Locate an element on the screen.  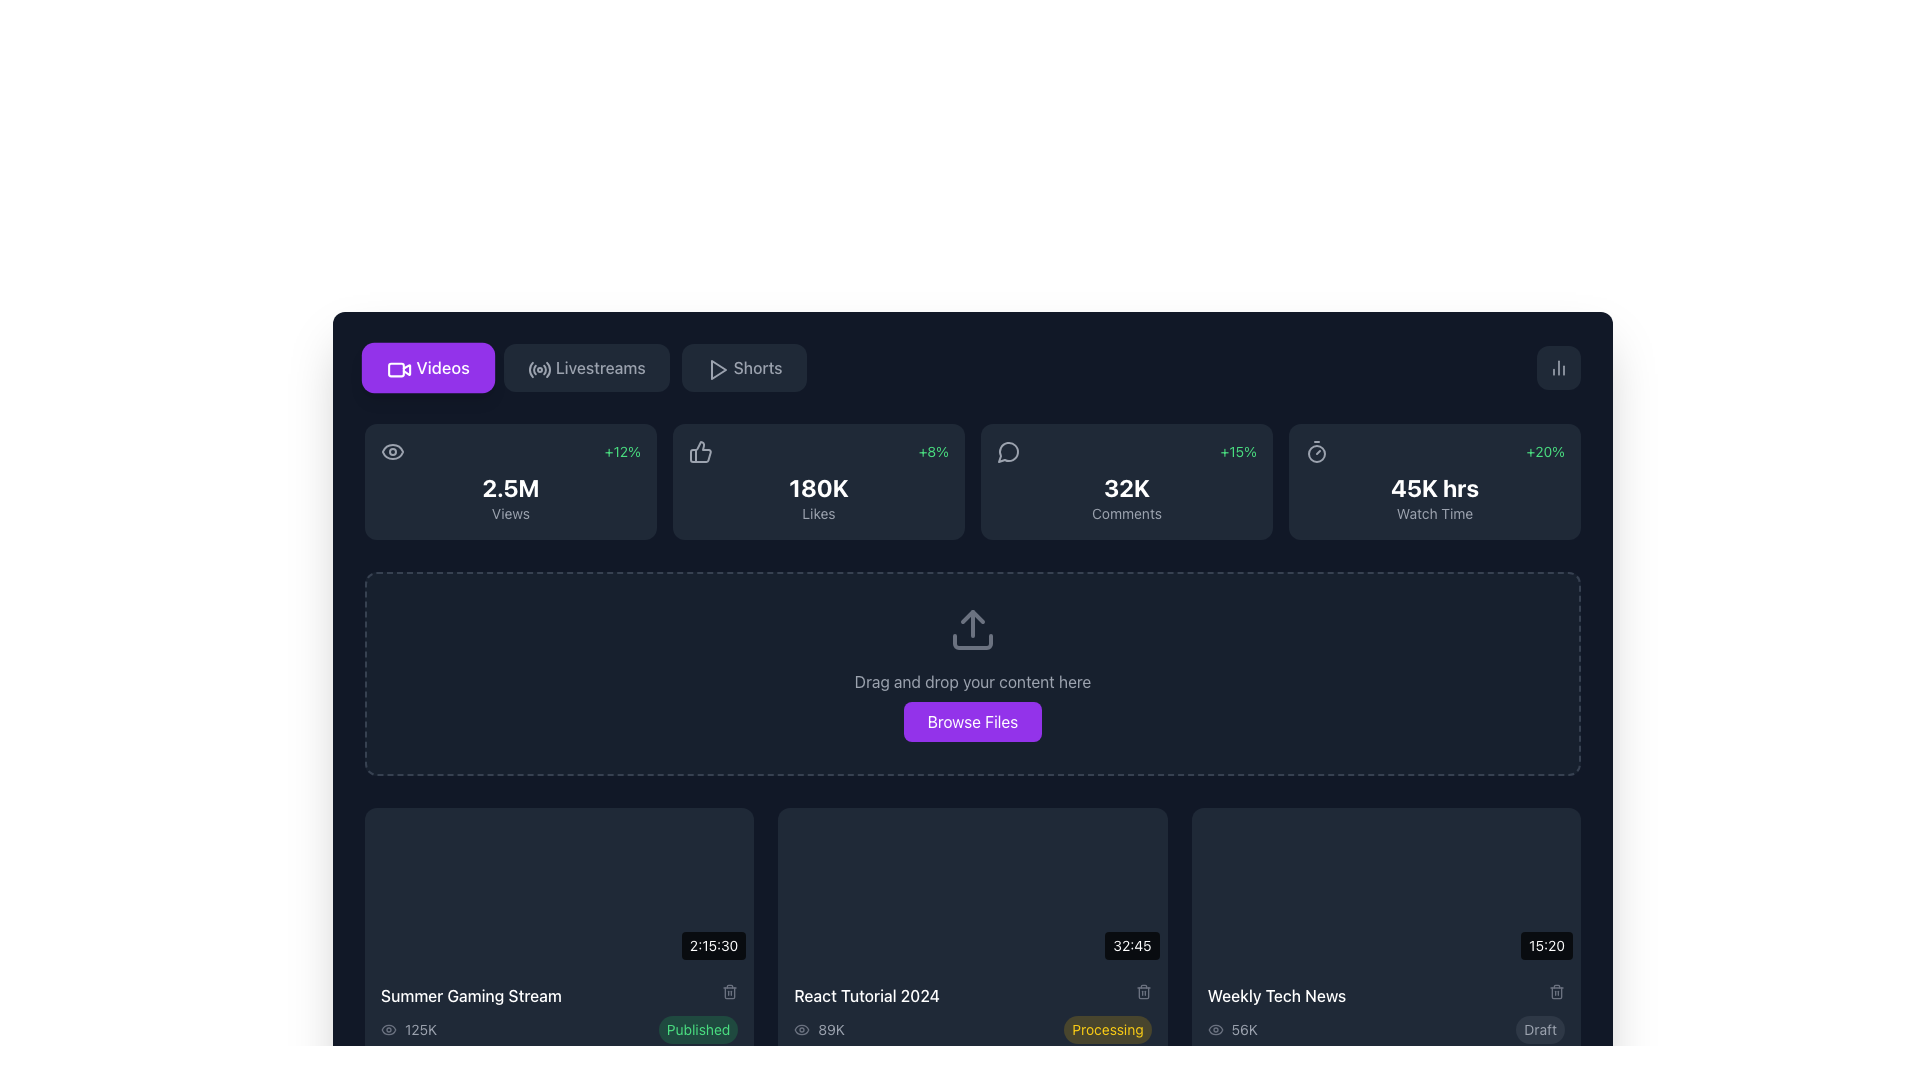
the upload icon graphic element positioned at the bottom of the SVG icon, which indicates users can upload files is located at coordinates (973, 641).